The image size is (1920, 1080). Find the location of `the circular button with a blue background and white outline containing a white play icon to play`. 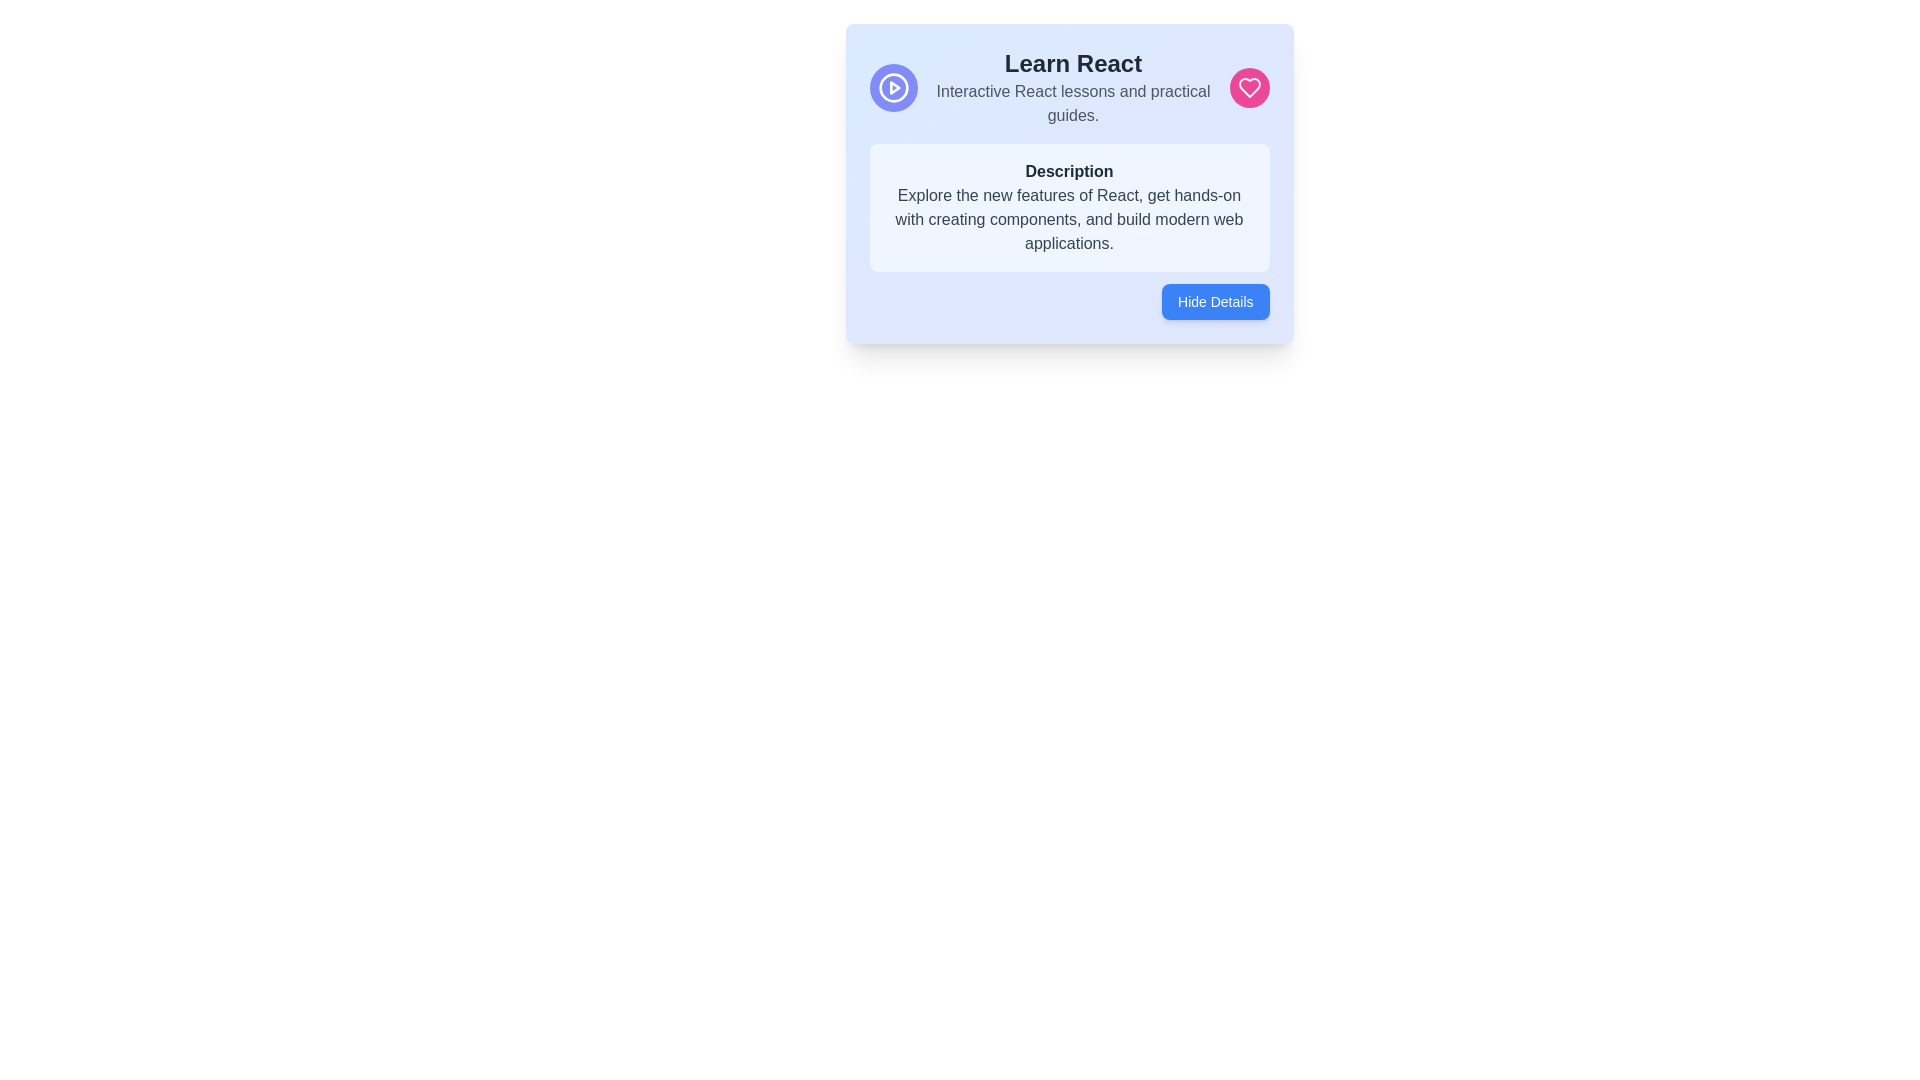

the circular button with a blue background and white outline containing a white play icon to play is located at coordinates (892, 87).